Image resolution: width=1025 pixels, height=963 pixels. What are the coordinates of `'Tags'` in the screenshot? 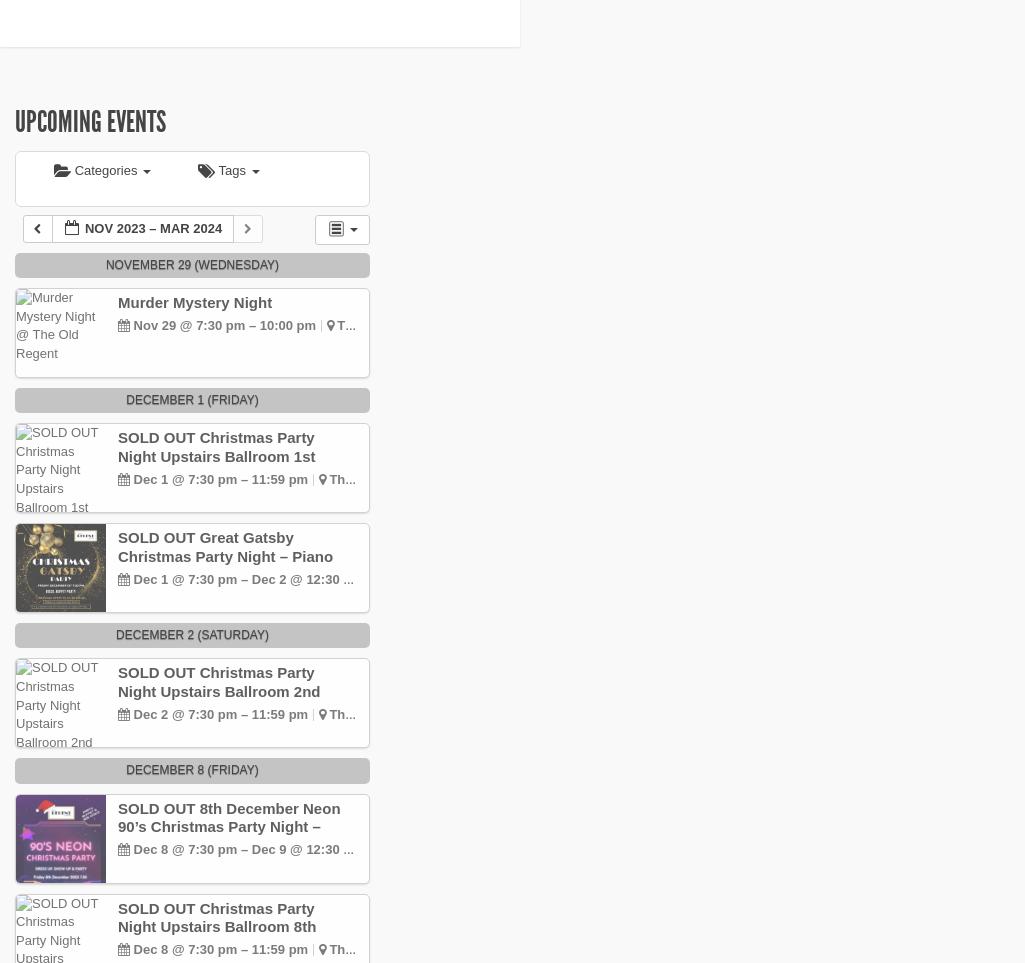 It's located at (218, 170).